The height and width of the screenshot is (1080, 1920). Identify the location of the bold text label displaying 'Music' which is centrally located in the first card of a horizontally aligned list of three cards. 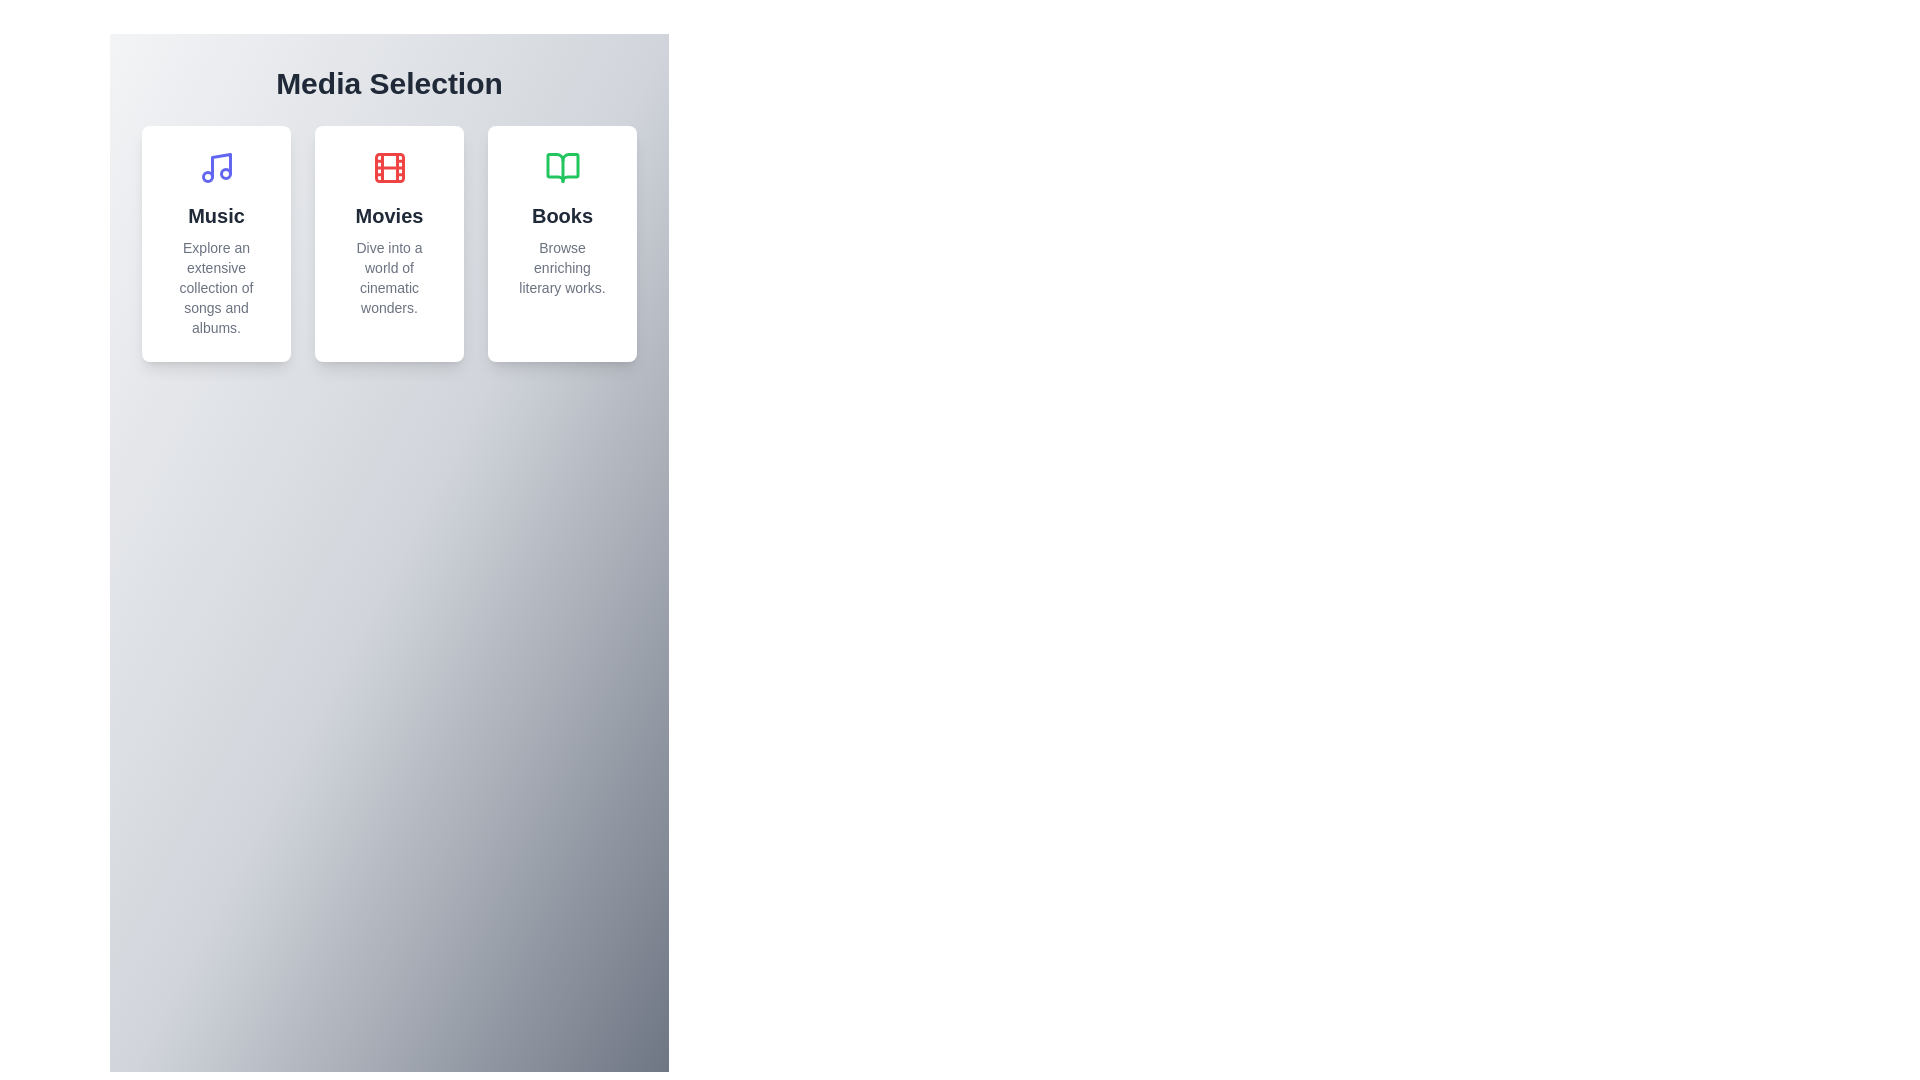
(216, 216).